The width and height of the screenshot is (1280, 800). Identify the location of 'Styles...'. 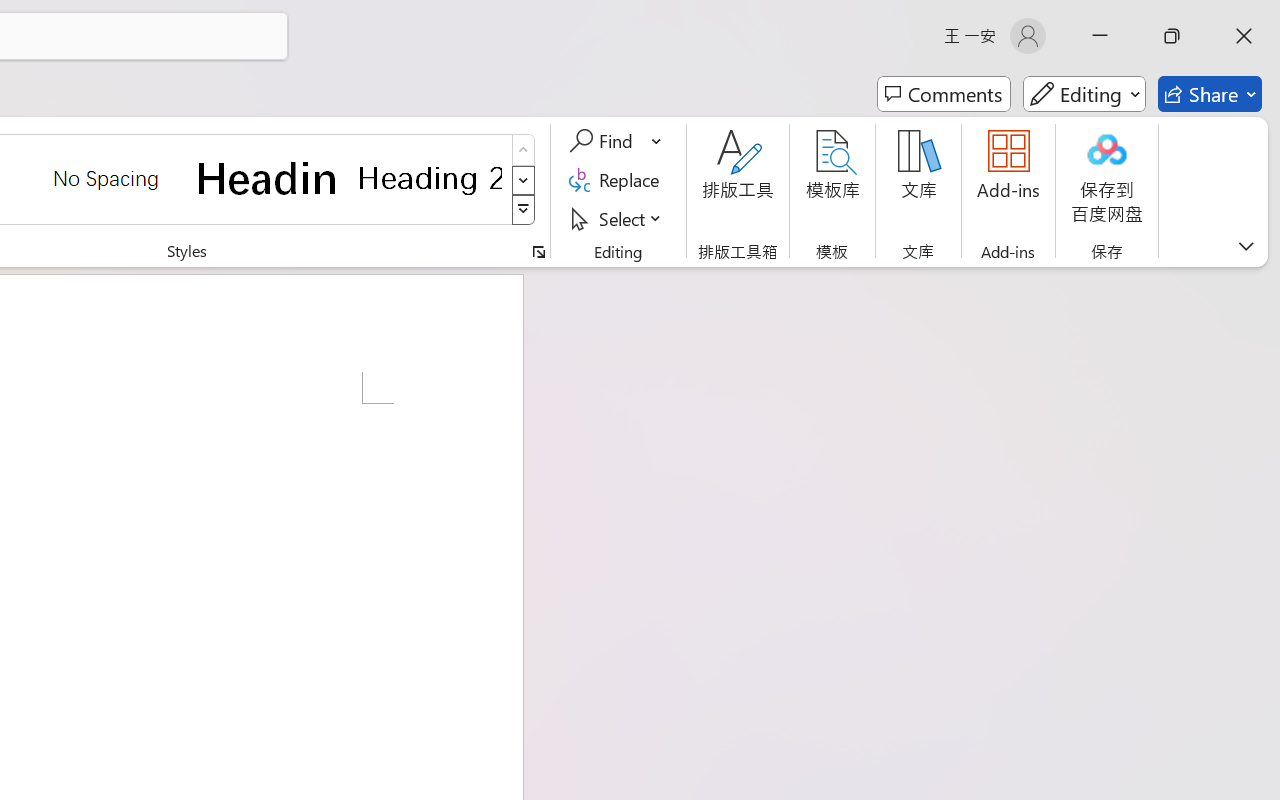
(538, 251).